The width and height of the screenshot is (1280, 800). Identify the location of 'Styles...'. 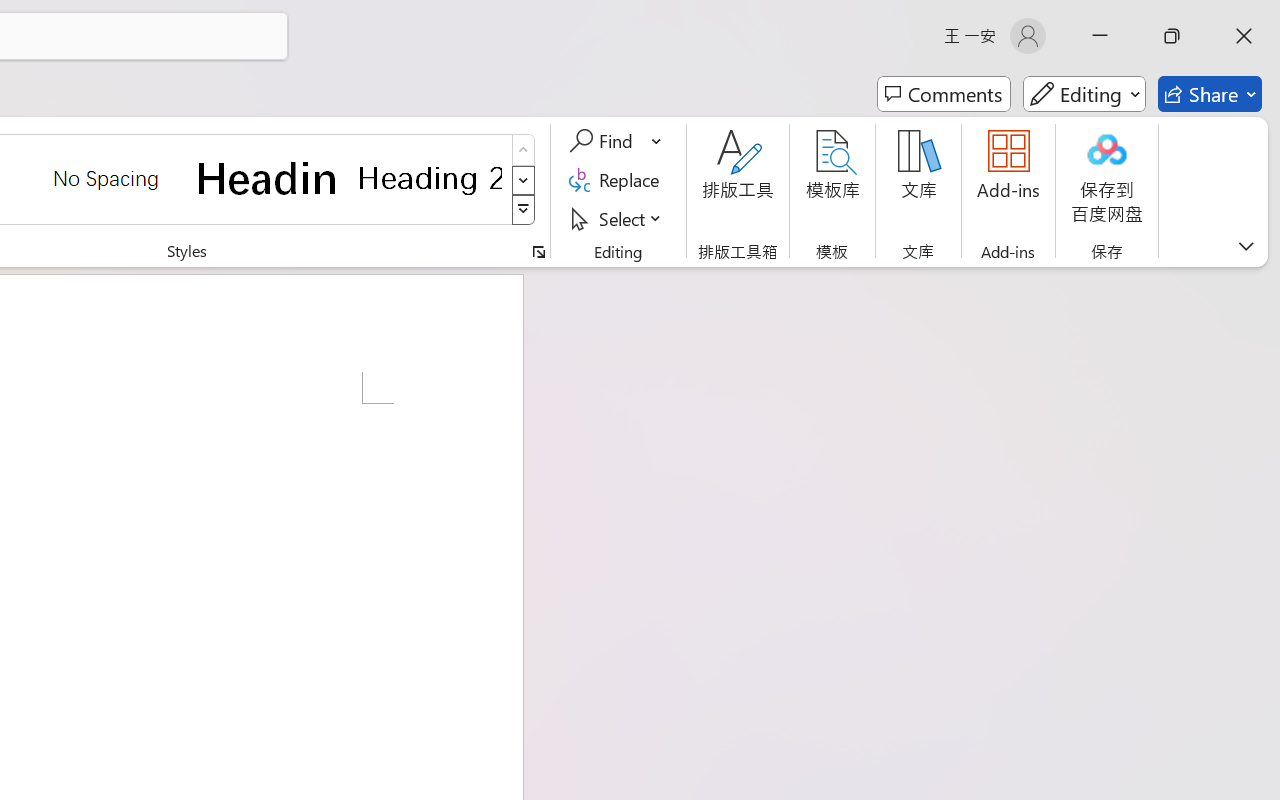
(538, 251).